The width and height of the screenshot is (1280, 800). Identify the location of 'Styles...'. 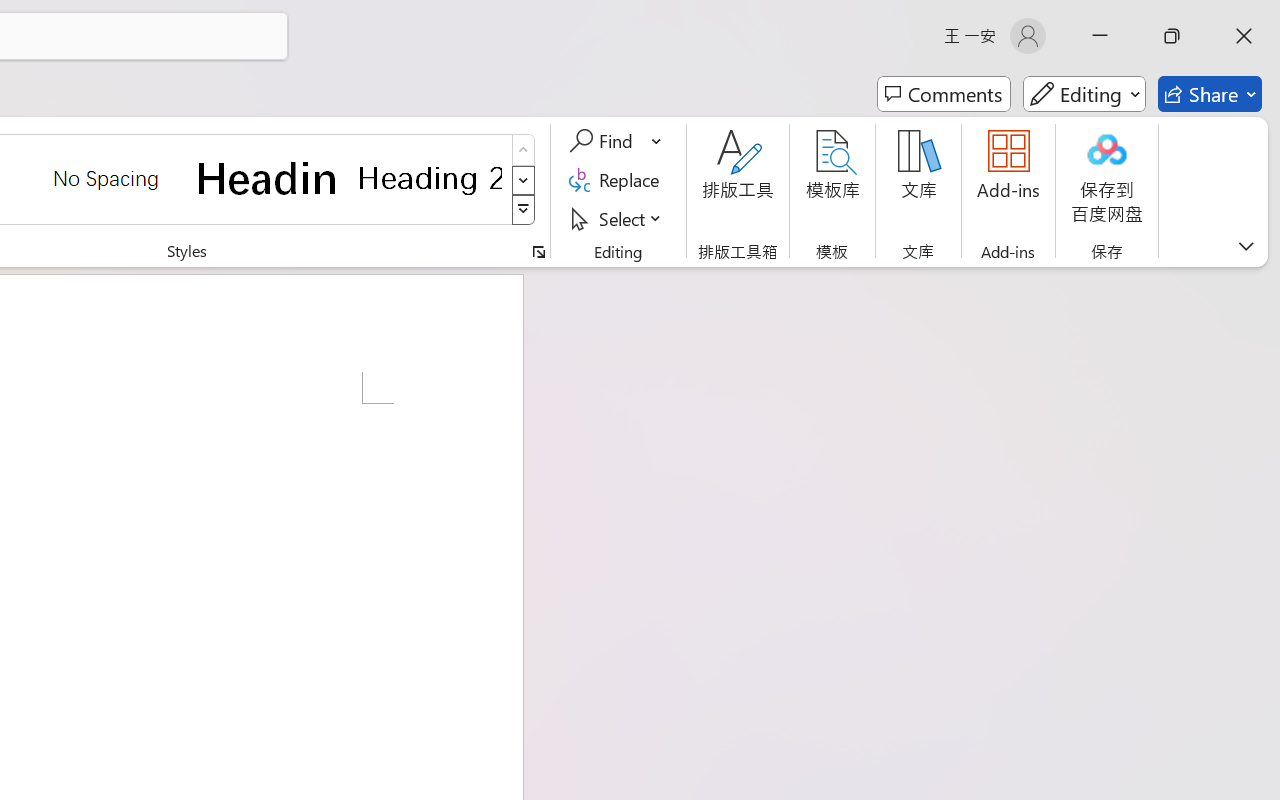
(538, 251).